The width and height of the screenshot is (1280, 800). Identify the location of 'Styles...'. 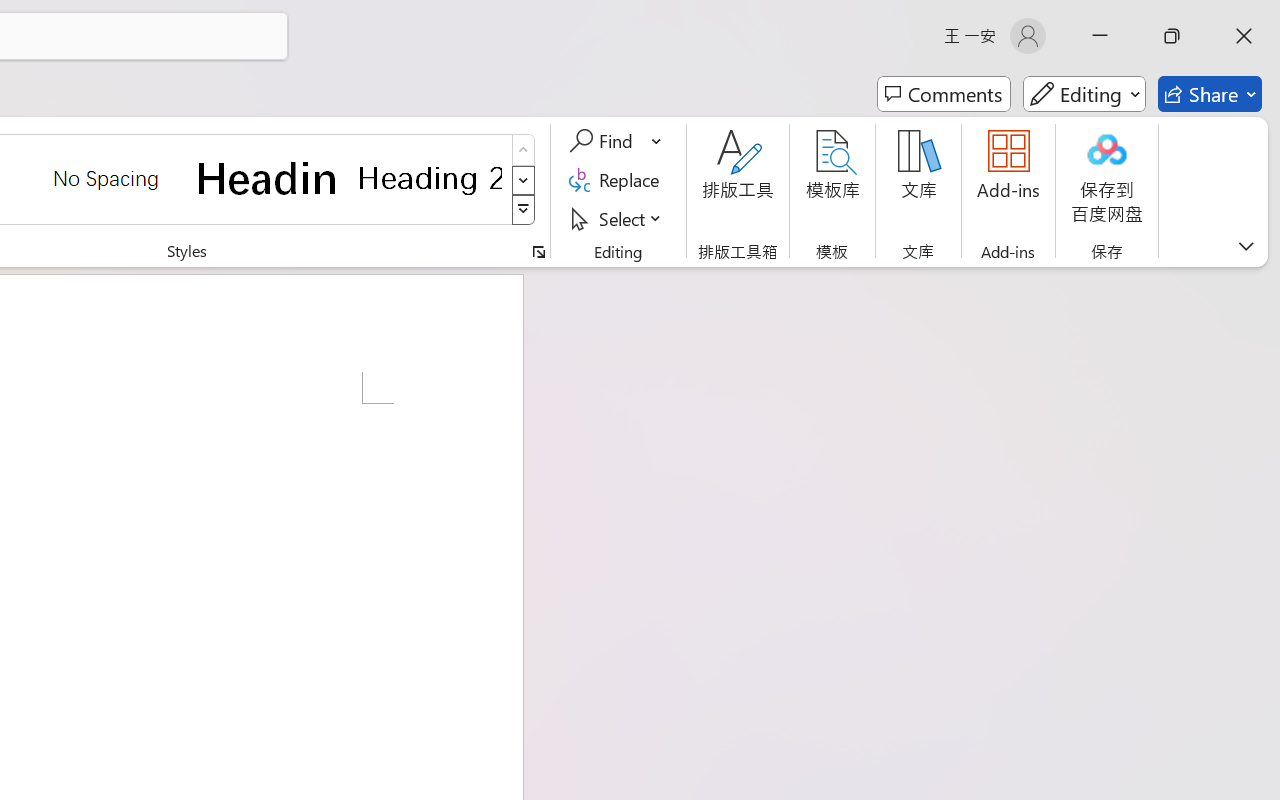
(538, 251).